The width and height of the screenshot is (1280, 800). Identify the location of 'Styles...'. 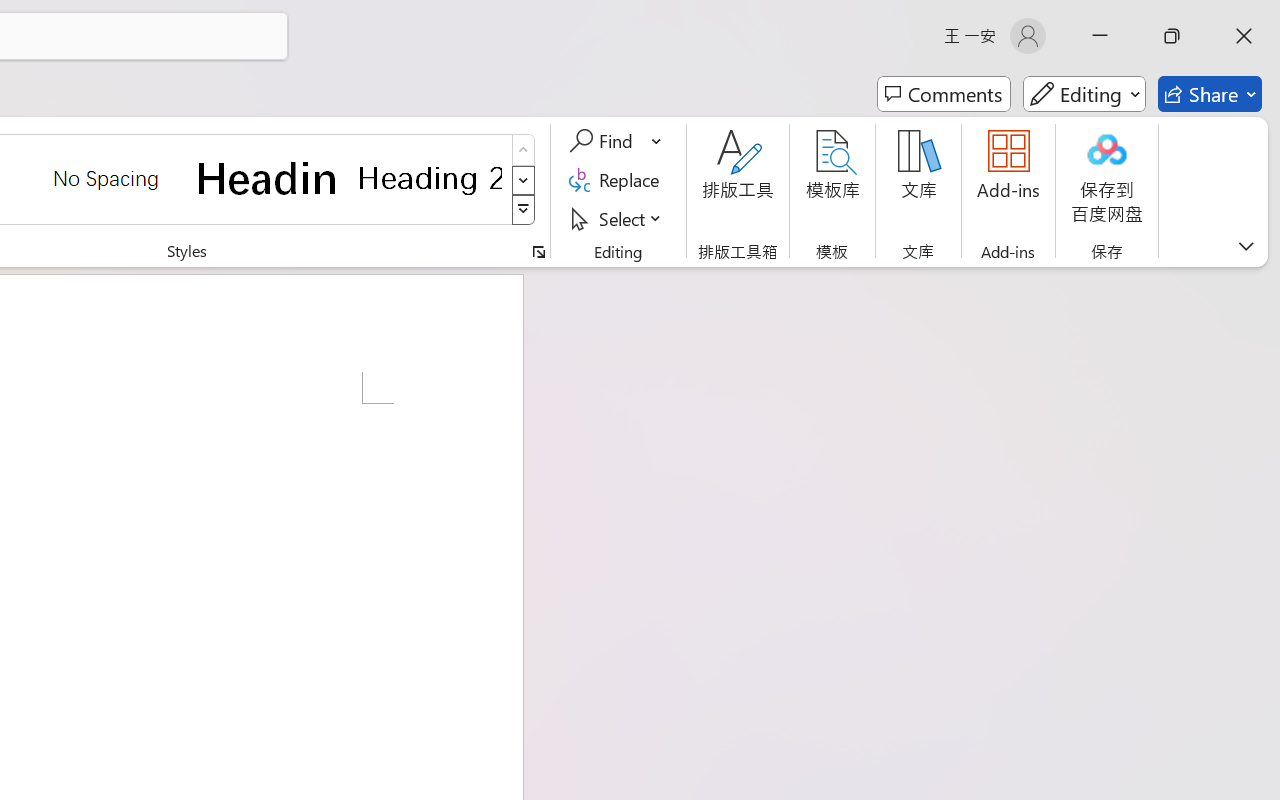
(538, 251).